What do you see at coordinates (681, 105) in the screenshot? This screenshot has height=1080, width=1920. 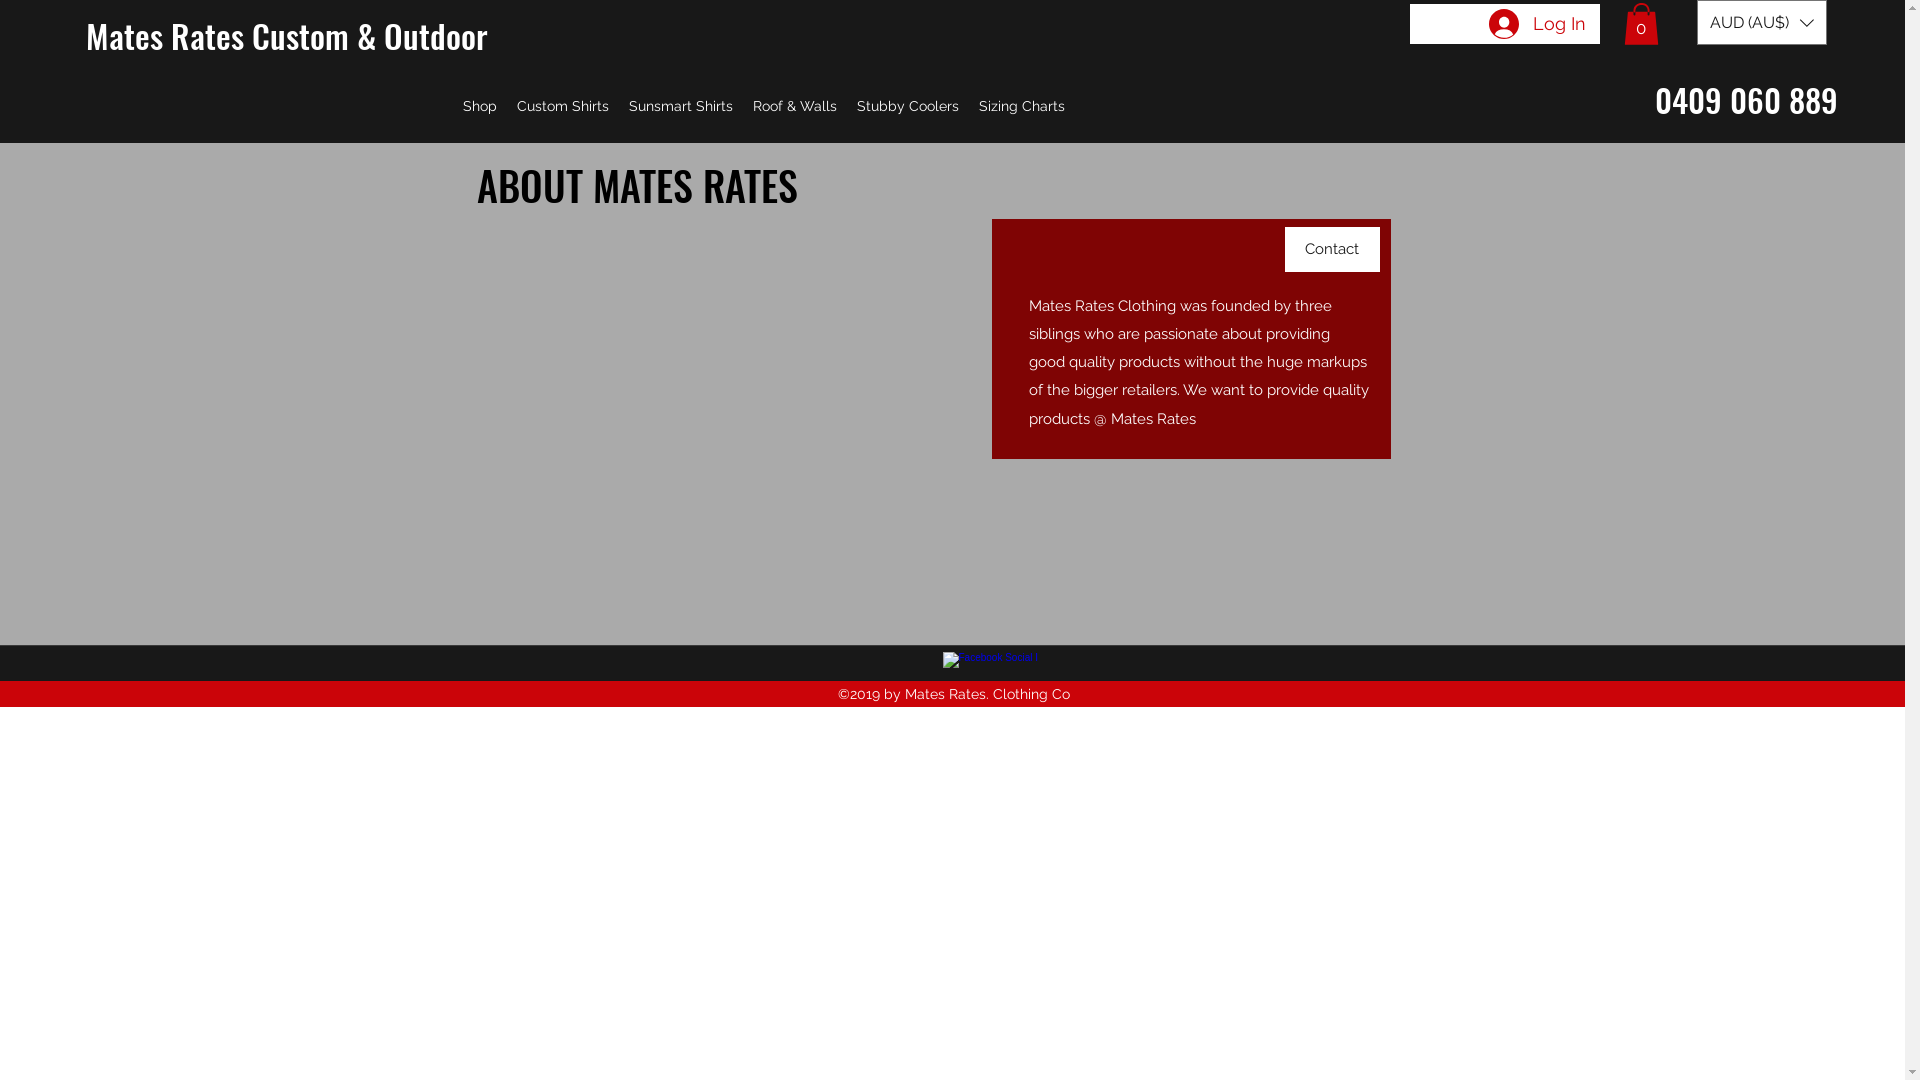 I see `'Sunsmart Shirts'` at bounding box center [681, 105].